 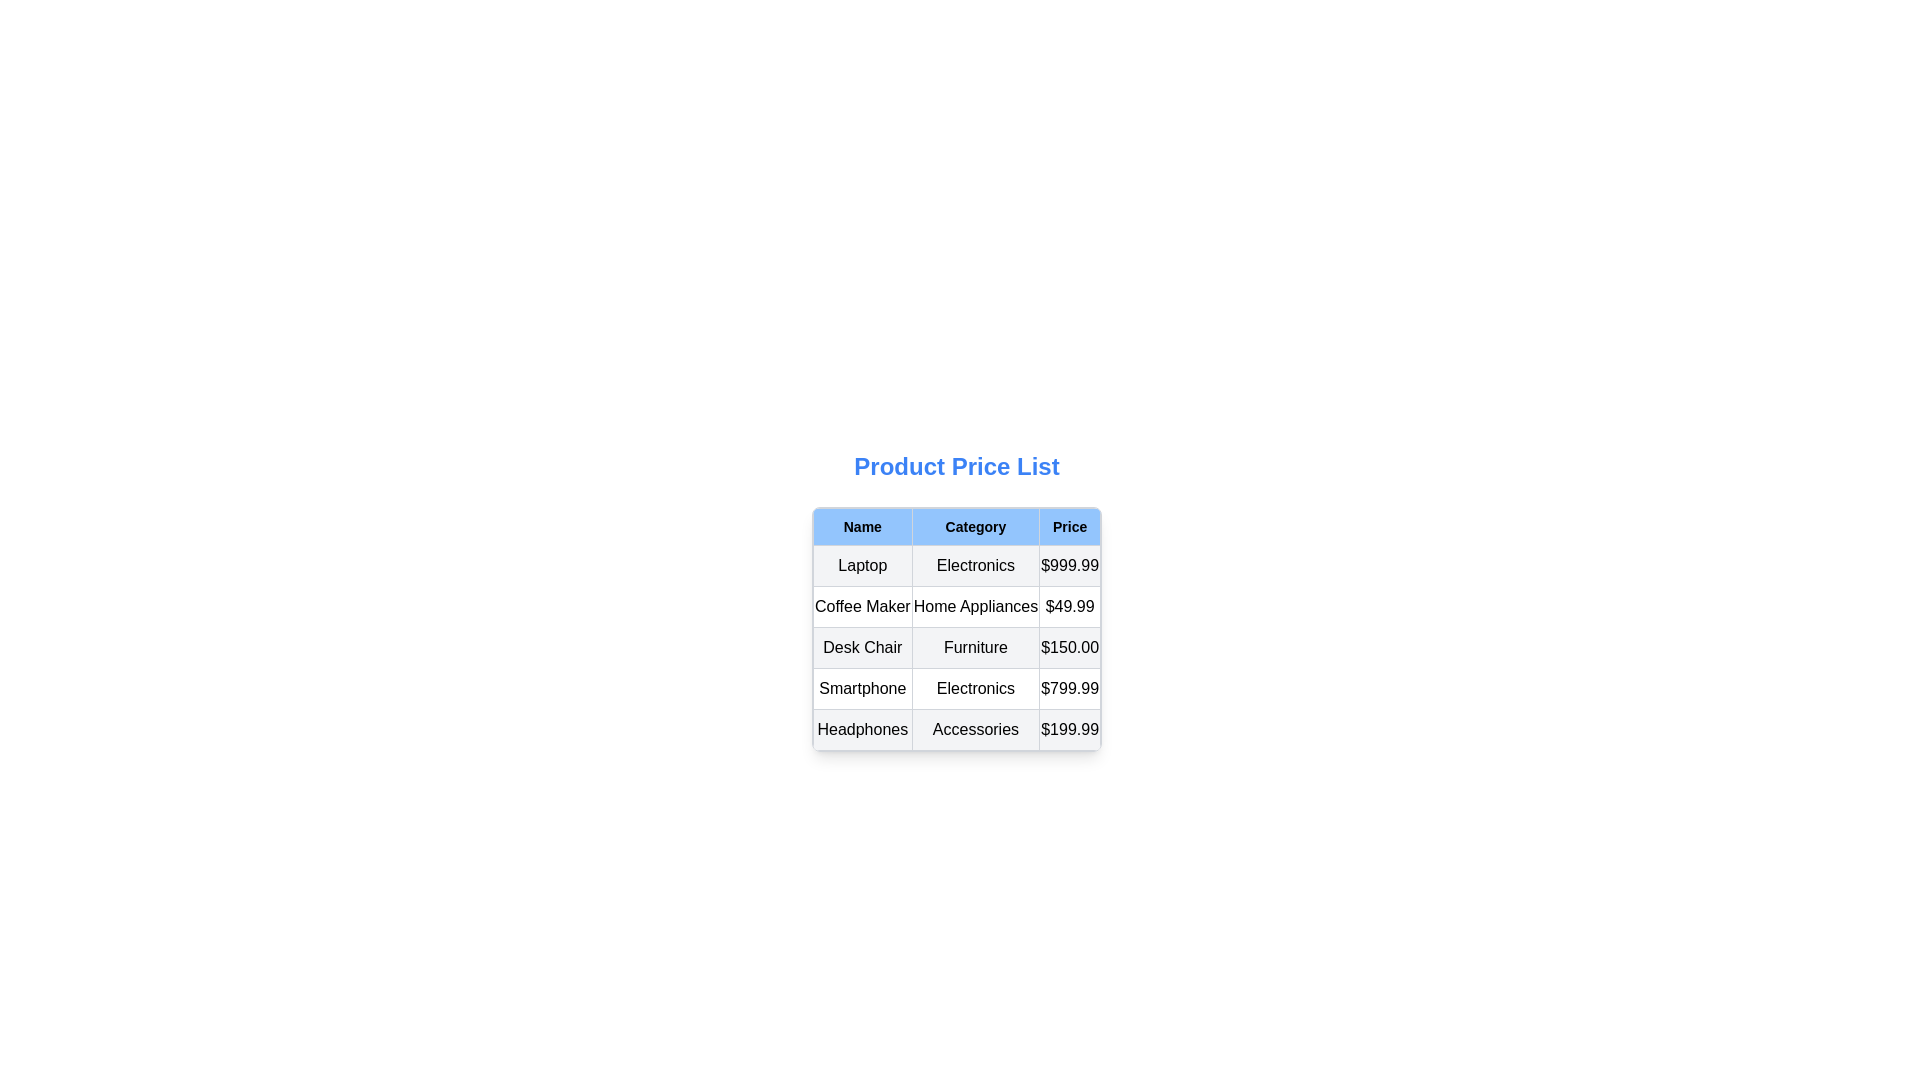 I want to click on the 'Category' text label in the table header, which is centrally aligned with a light blue background and black bold font, located between the 'Name' and 'Price' headers, so click(x=975, y=526).